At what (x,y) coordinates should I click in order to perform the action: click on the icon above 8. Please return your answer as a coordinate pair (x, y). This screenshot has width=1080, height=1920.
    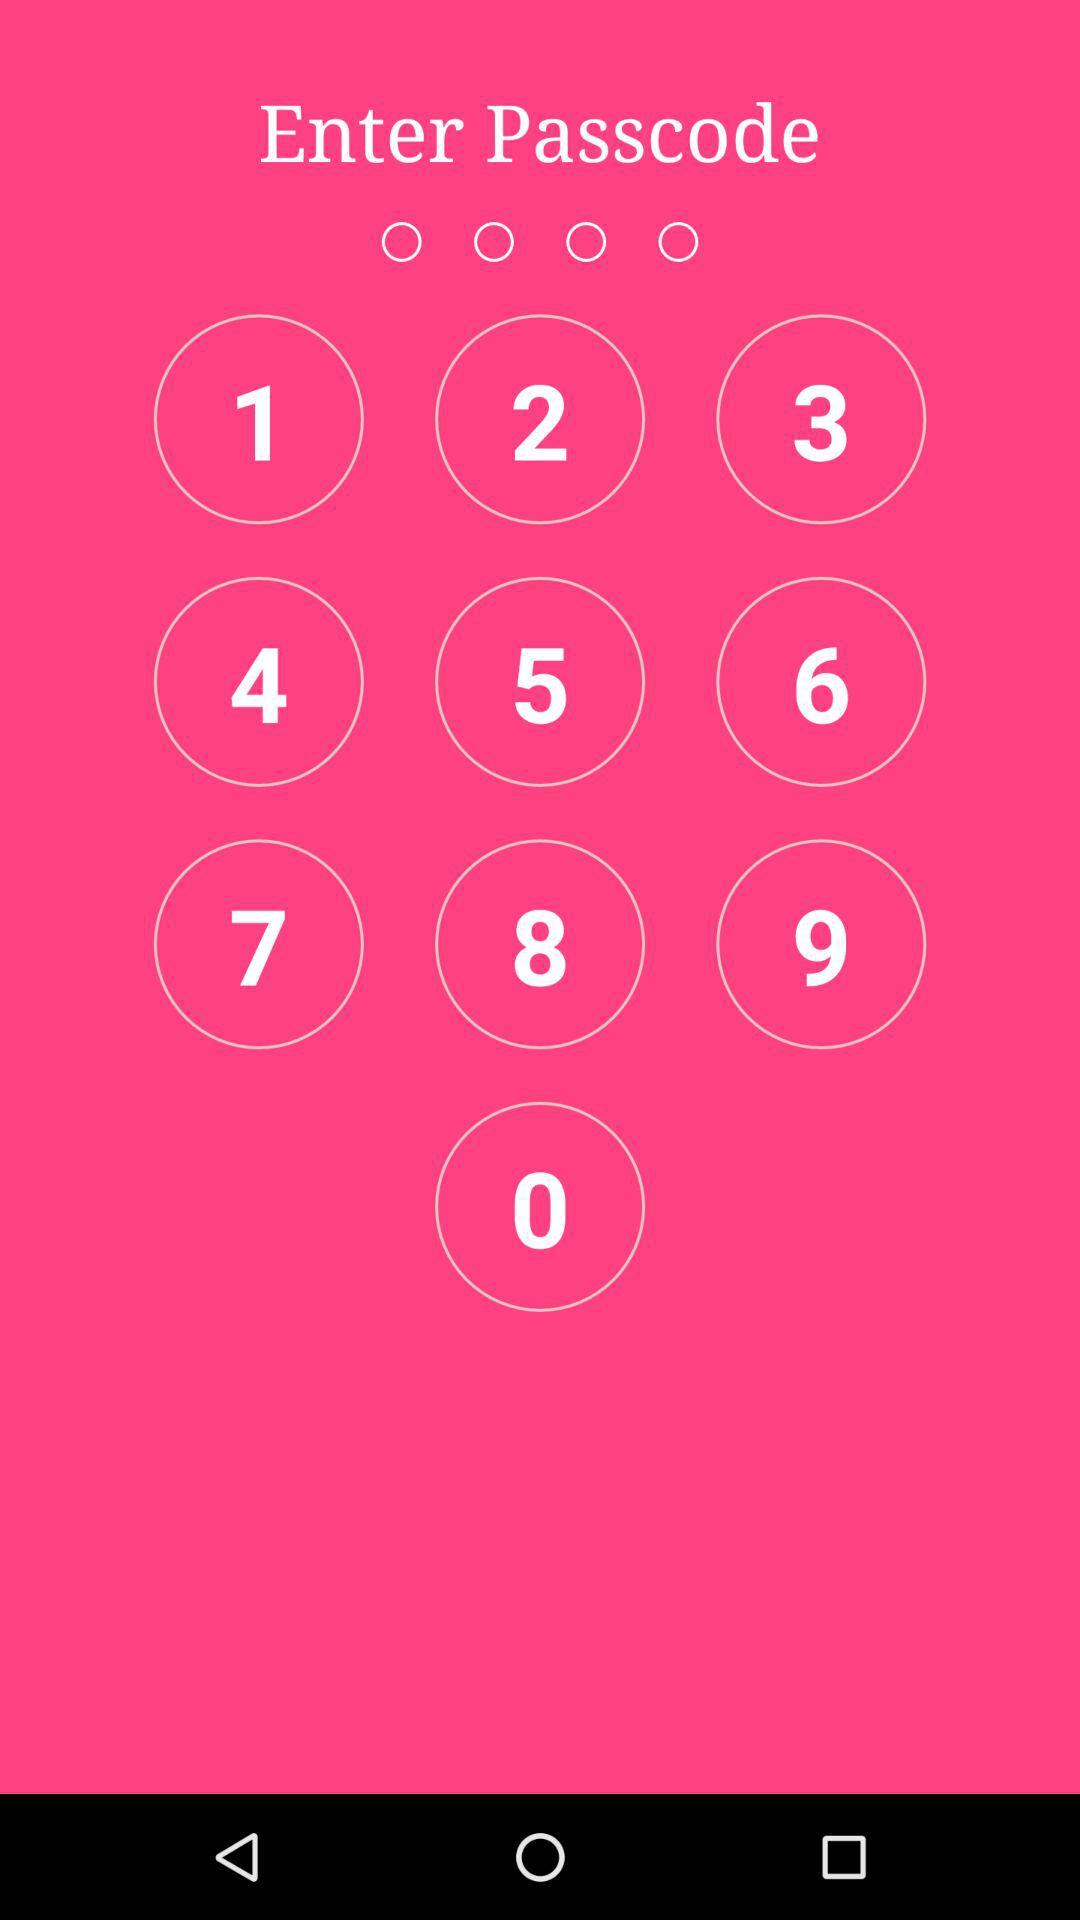
    Looking at the image, I should click on (540, 681).